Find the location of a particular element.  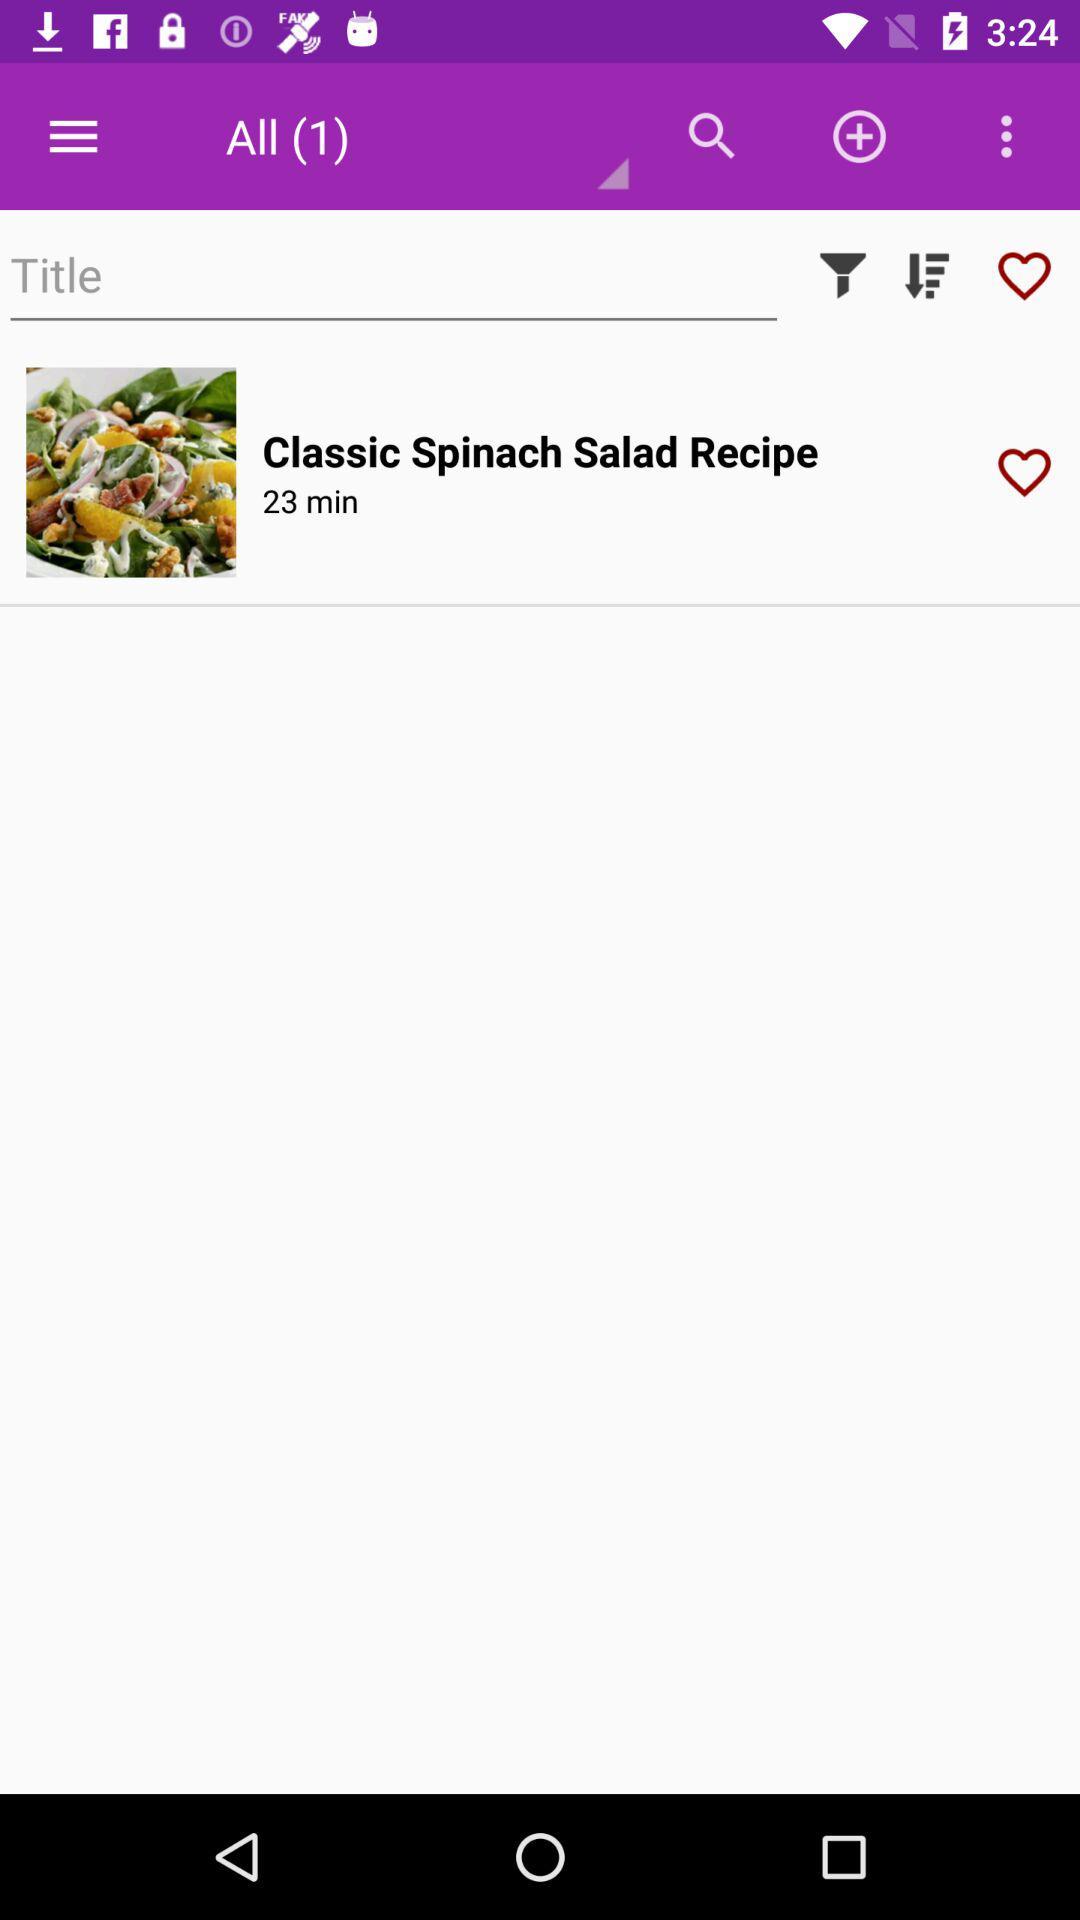

open image is located at coordinates (131, 471).